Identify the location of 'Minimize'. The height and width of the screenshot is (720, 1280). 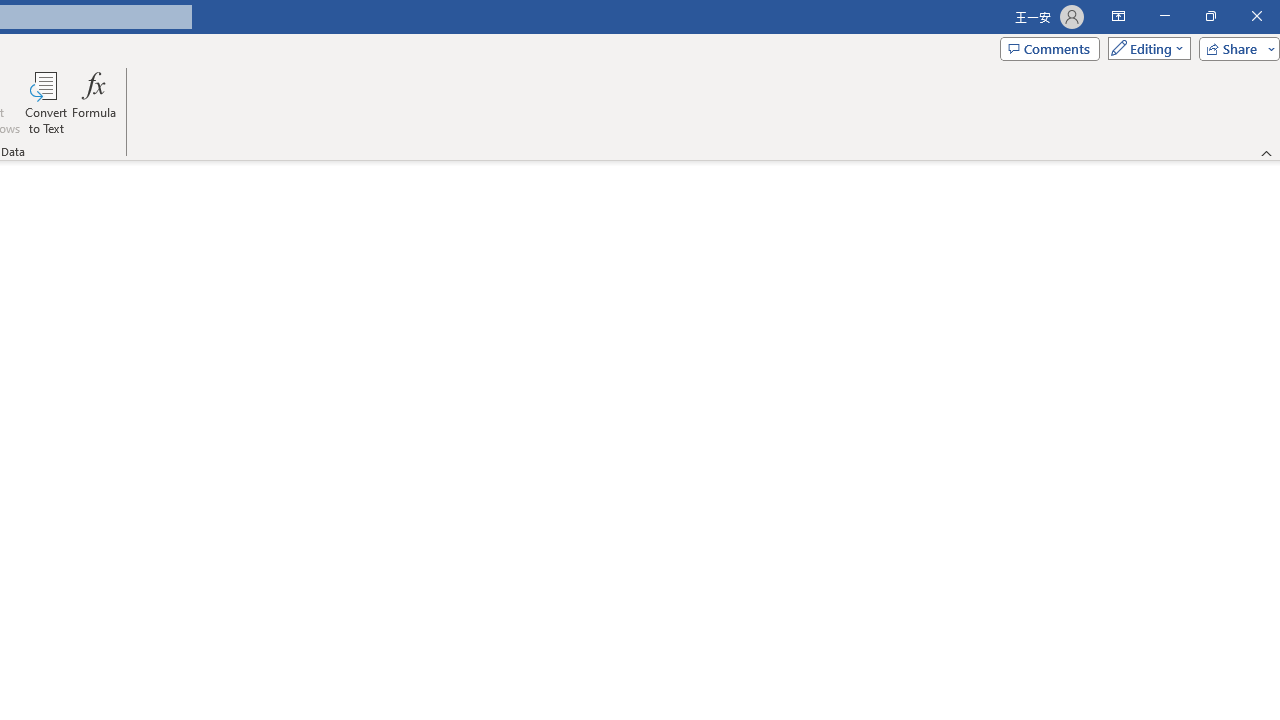
(1164, 16).